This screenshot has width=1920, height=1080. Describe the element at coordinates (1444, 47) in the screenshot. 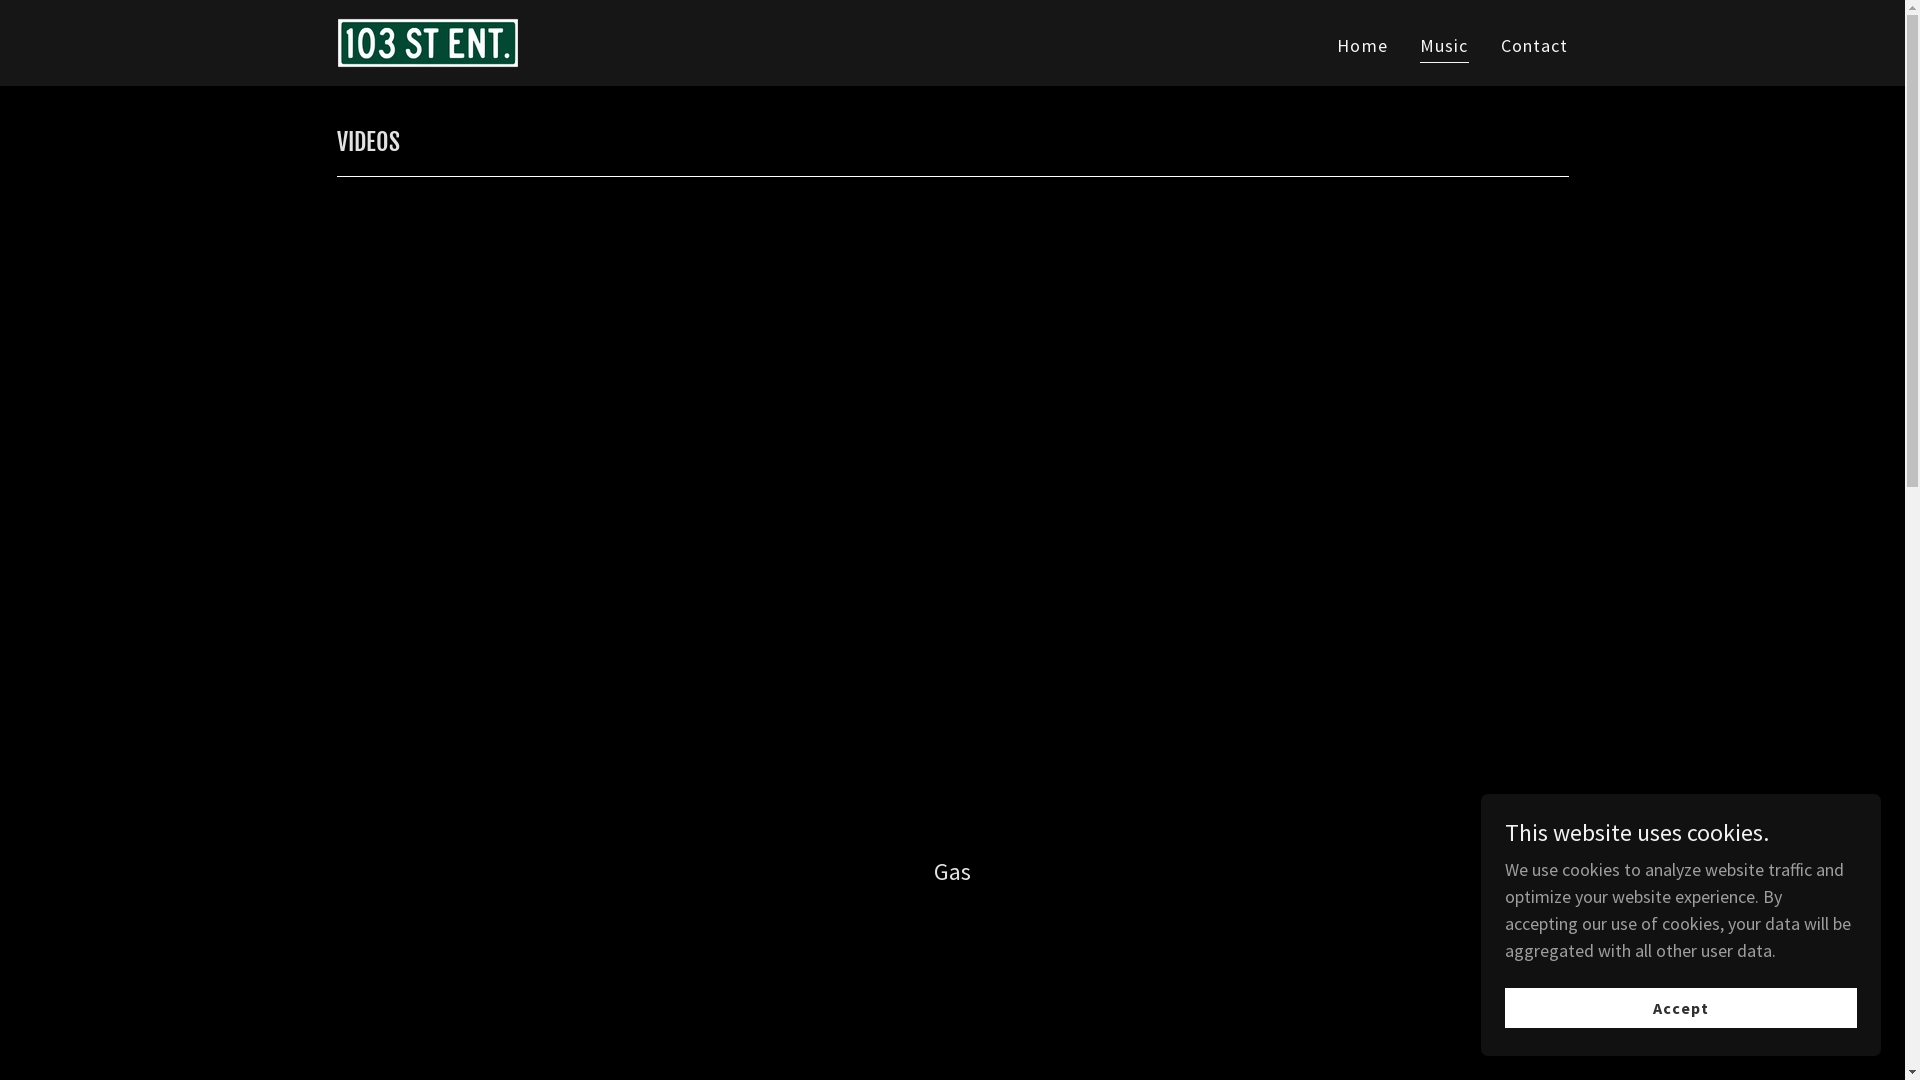

I see `'Music'` at that location.